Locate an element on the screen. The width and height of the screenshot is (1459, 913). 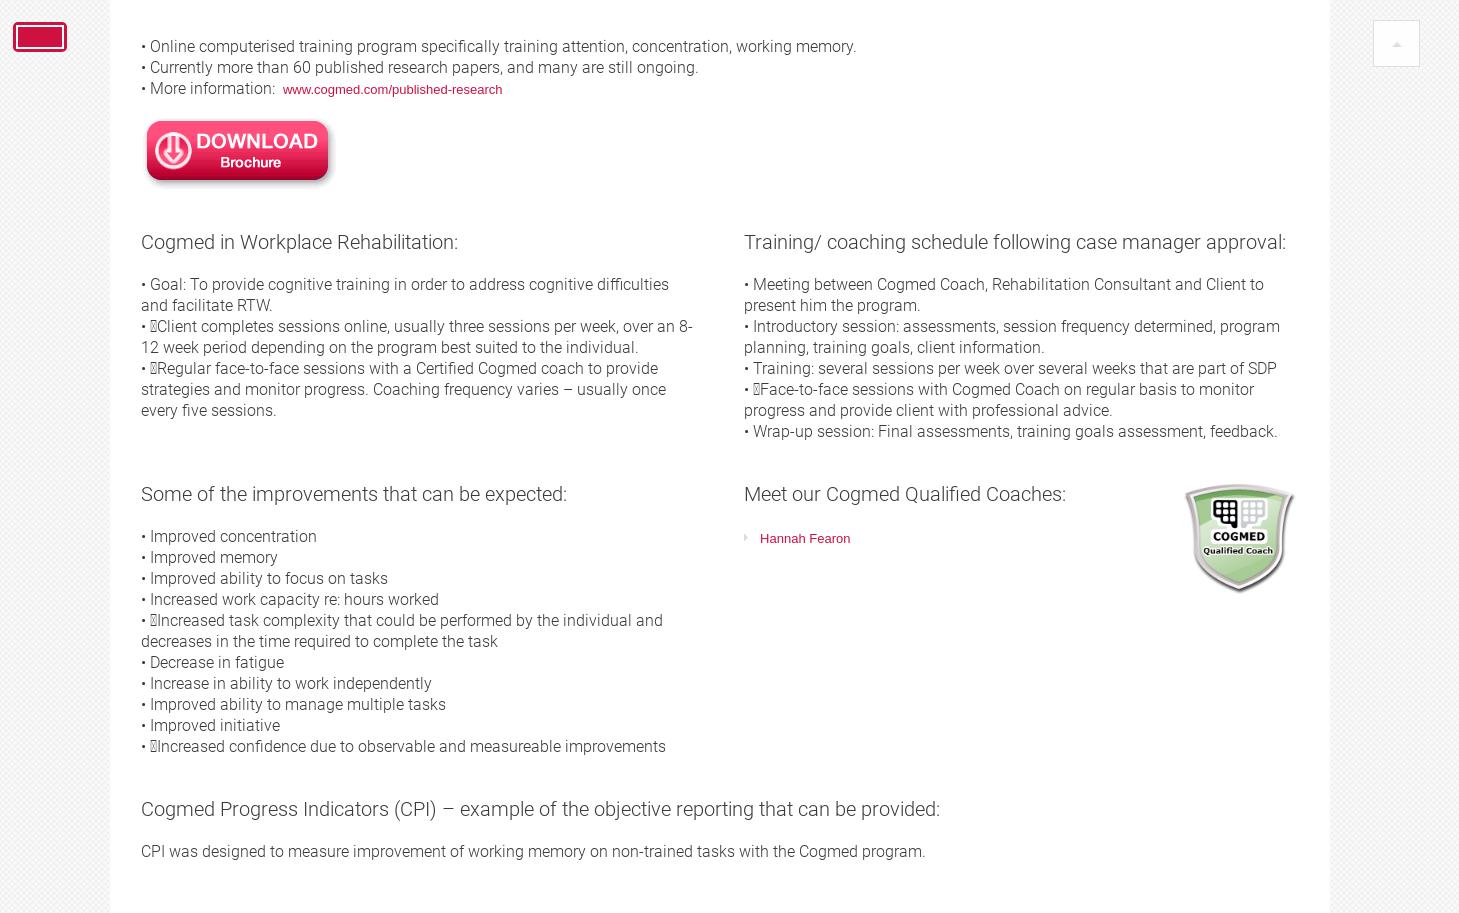
'Cogmed Progress Indicators (CPI) – example of the objective reporting that can be provided:' is located at coordinates (538, 808).